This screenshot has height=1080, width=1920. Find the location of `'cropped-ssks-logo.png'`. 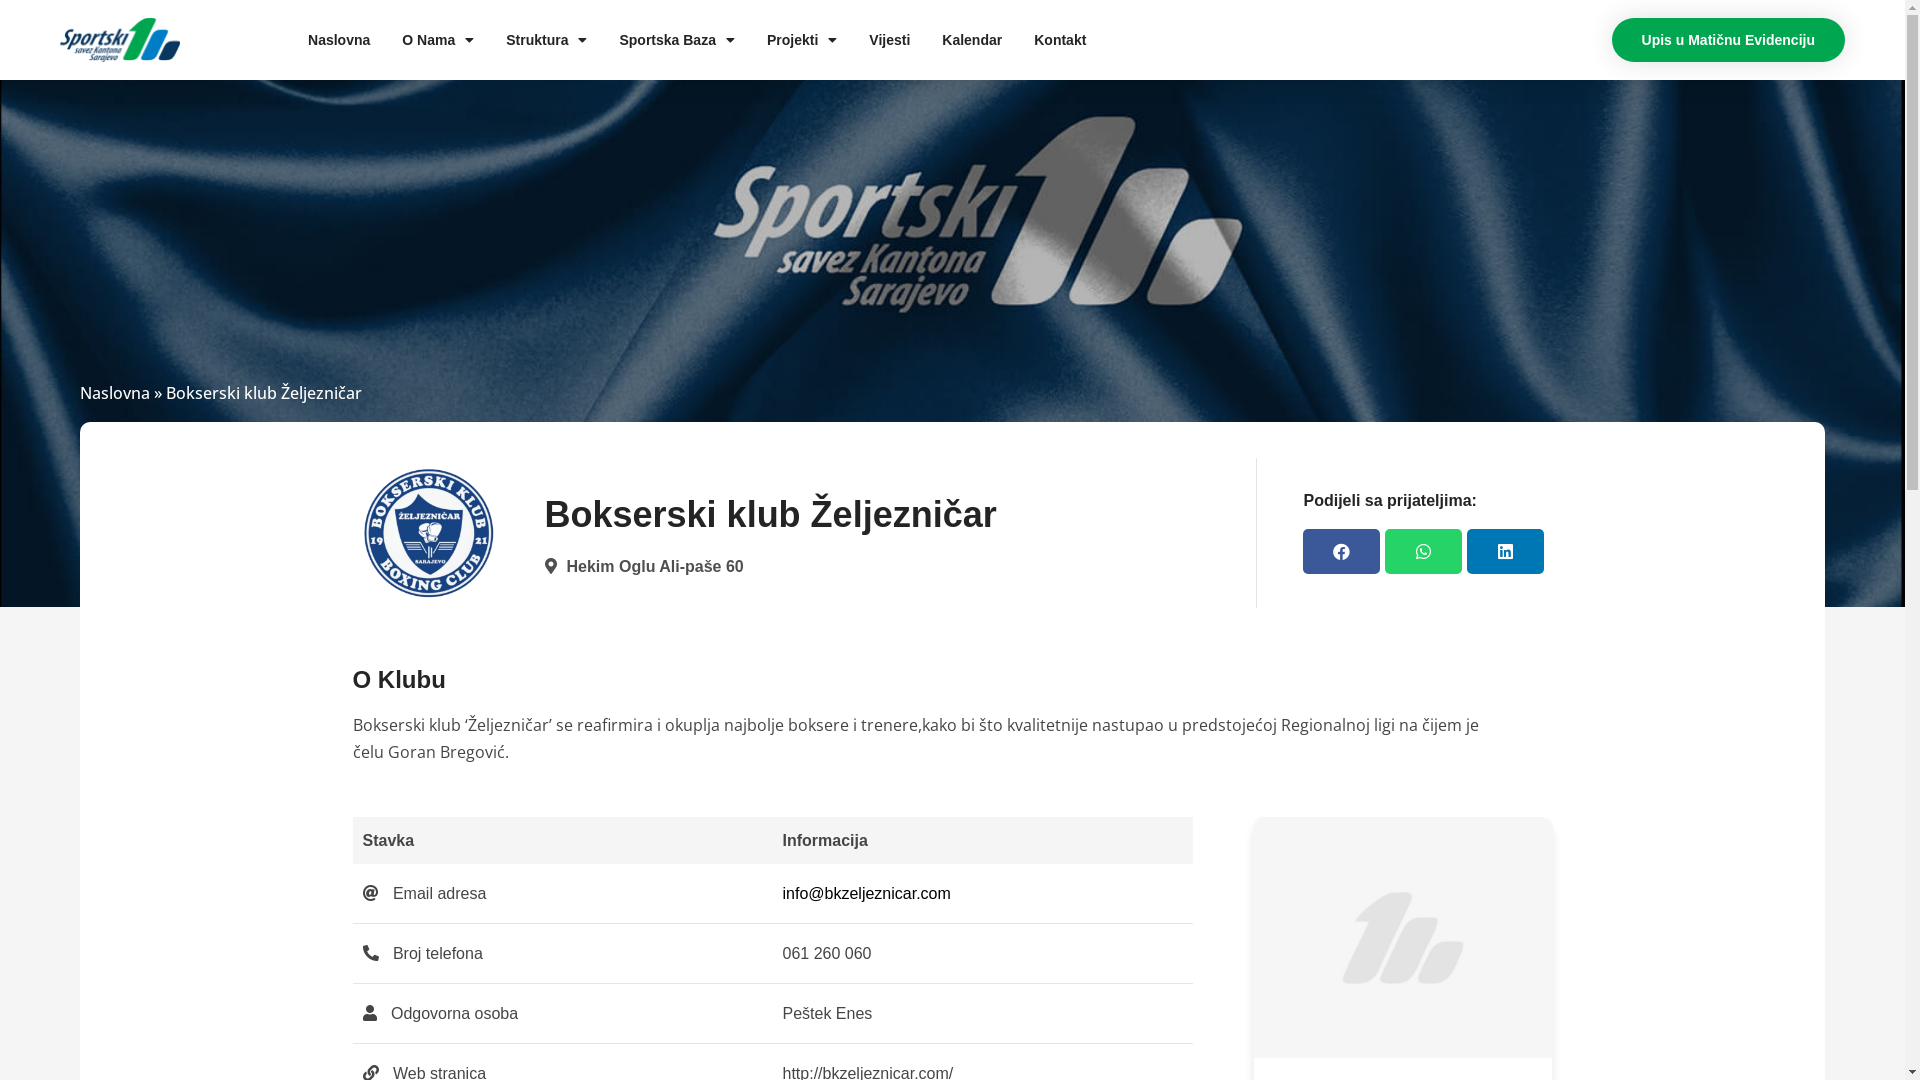

'cropped-ssks-logo.png' is located at coordinates (119, 40).